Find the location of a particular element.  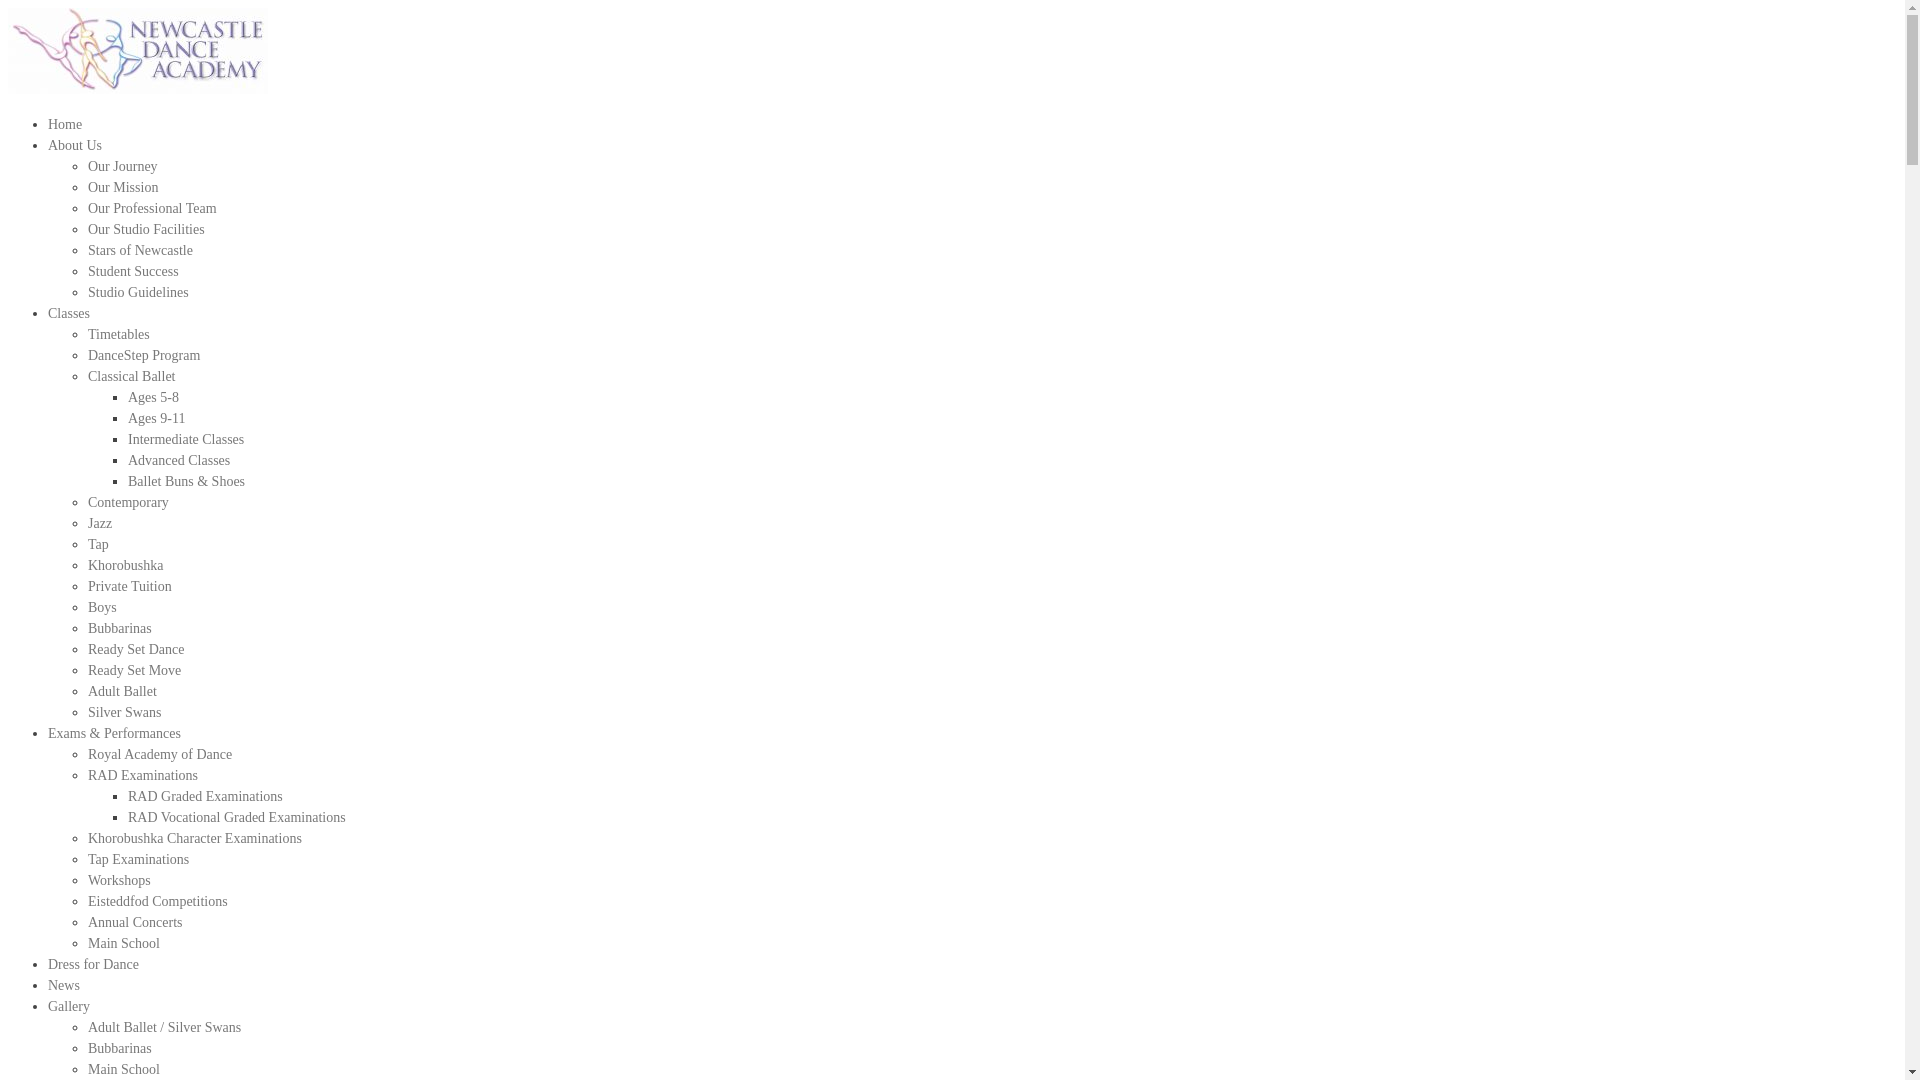

'Our Journey' is located at coordinates (86, 165).